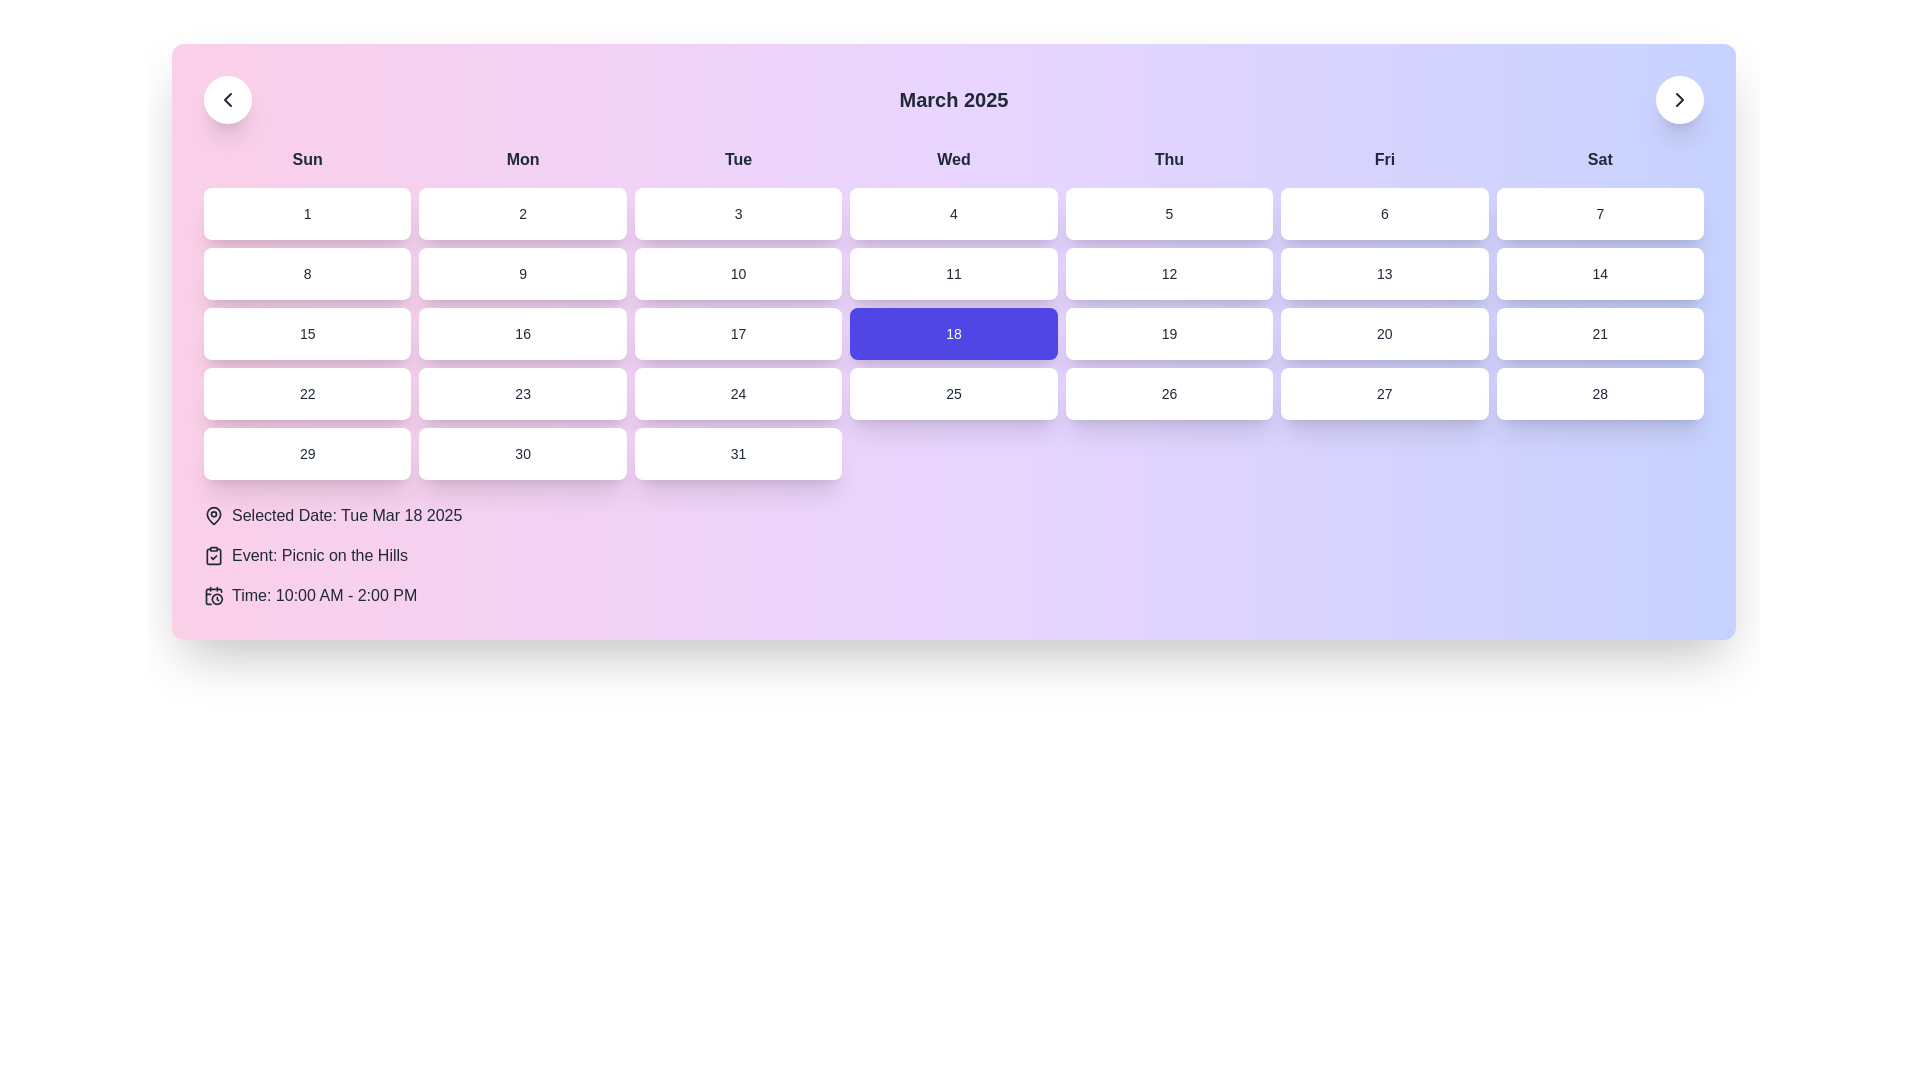  I want to click on the text label displaying 'Event: Picnic on the Hills', which is styled with a readable font and located in the event details section of the interface, so click(320, 555).